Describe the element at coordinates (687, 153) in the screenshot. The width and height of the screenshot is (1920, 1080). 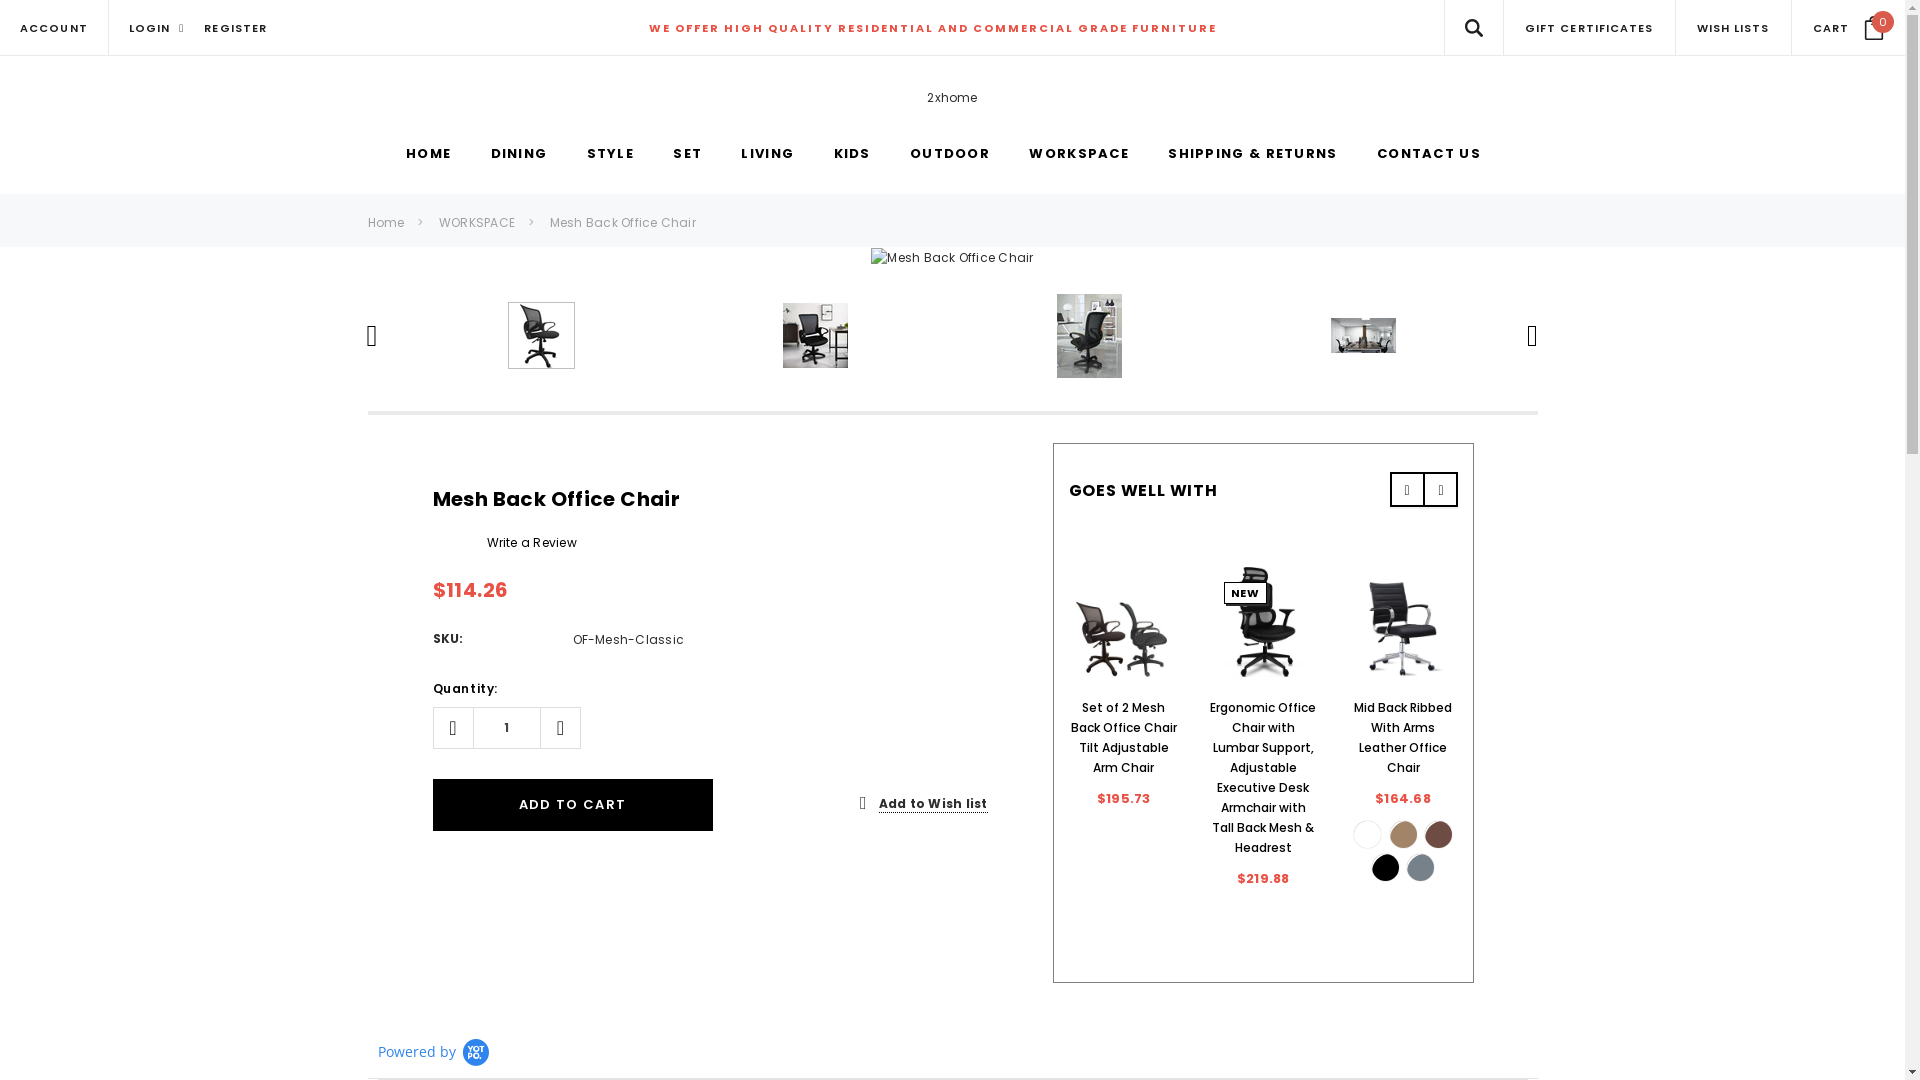
I see `'SET'` at that location.